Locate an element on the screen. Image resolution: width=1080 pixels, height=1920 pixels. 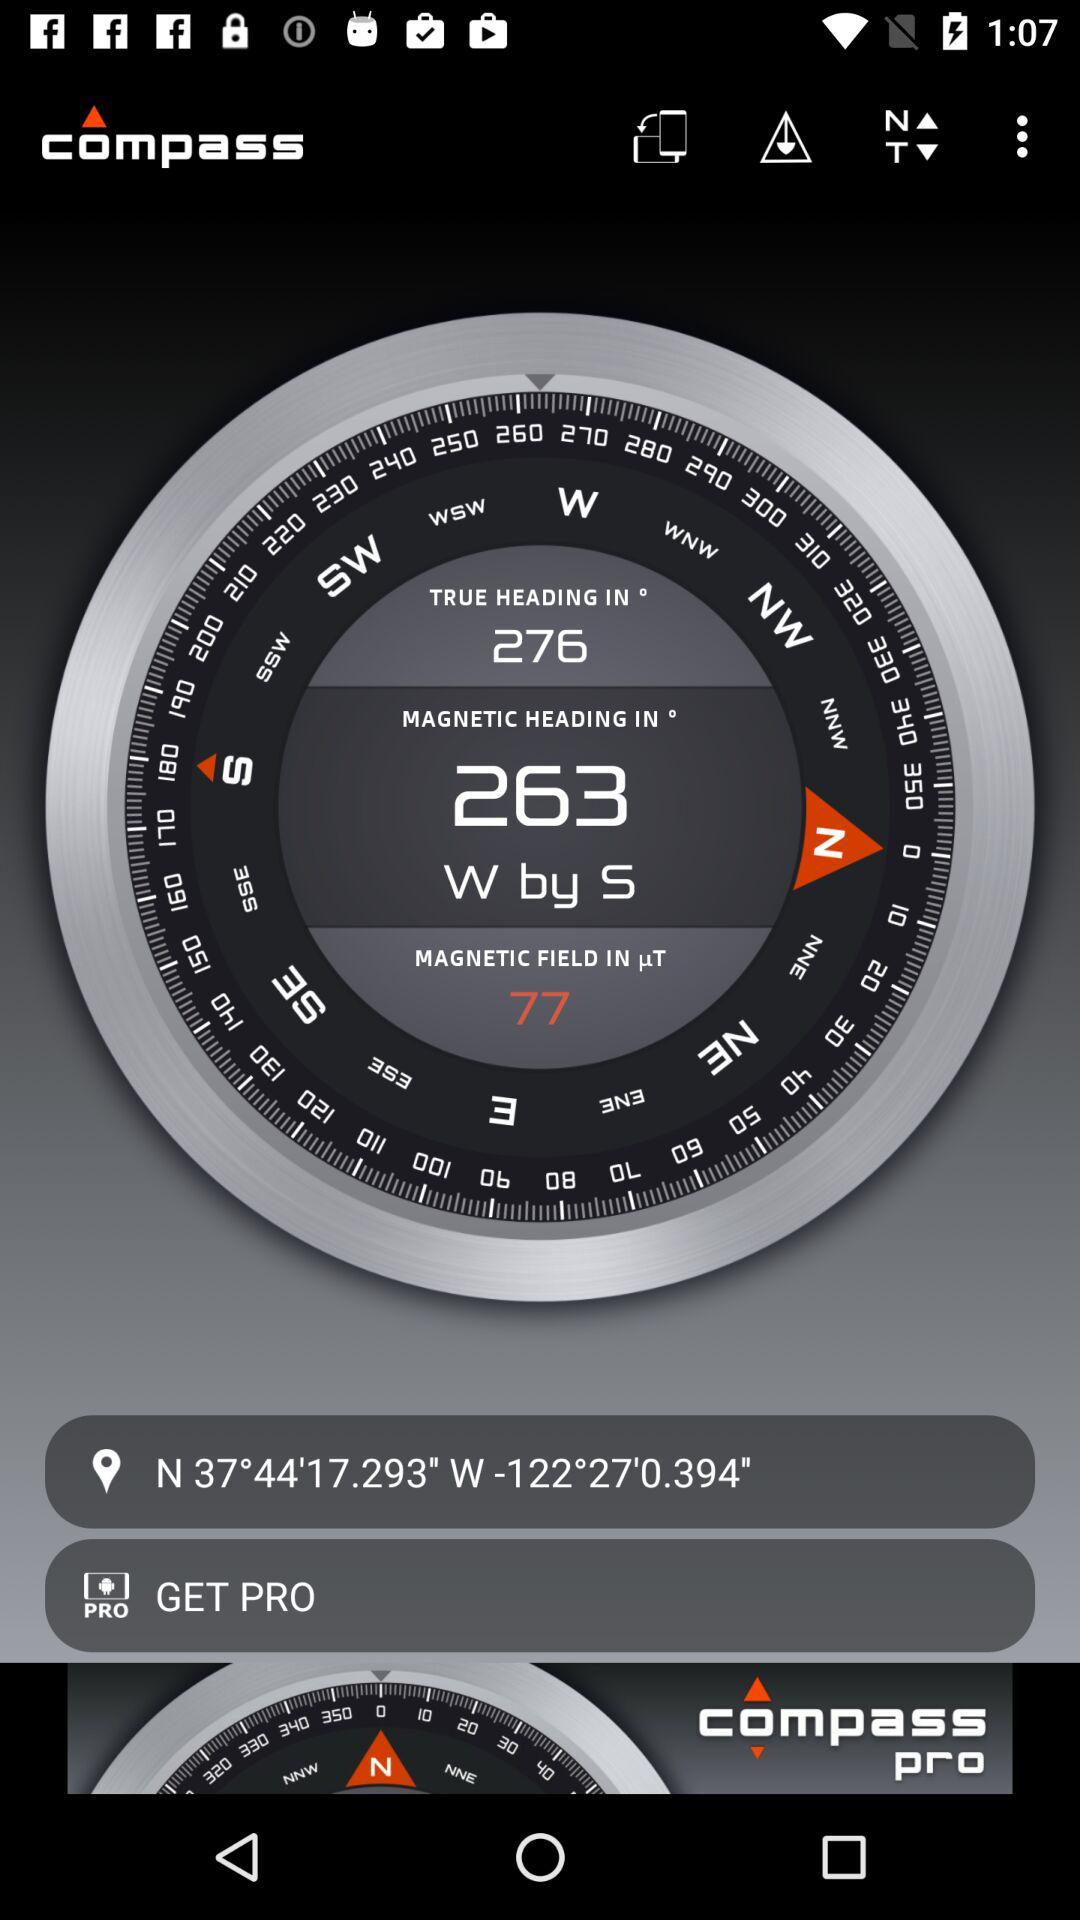
the item above the magnetic field in icon is located at coordinates (540, 795).